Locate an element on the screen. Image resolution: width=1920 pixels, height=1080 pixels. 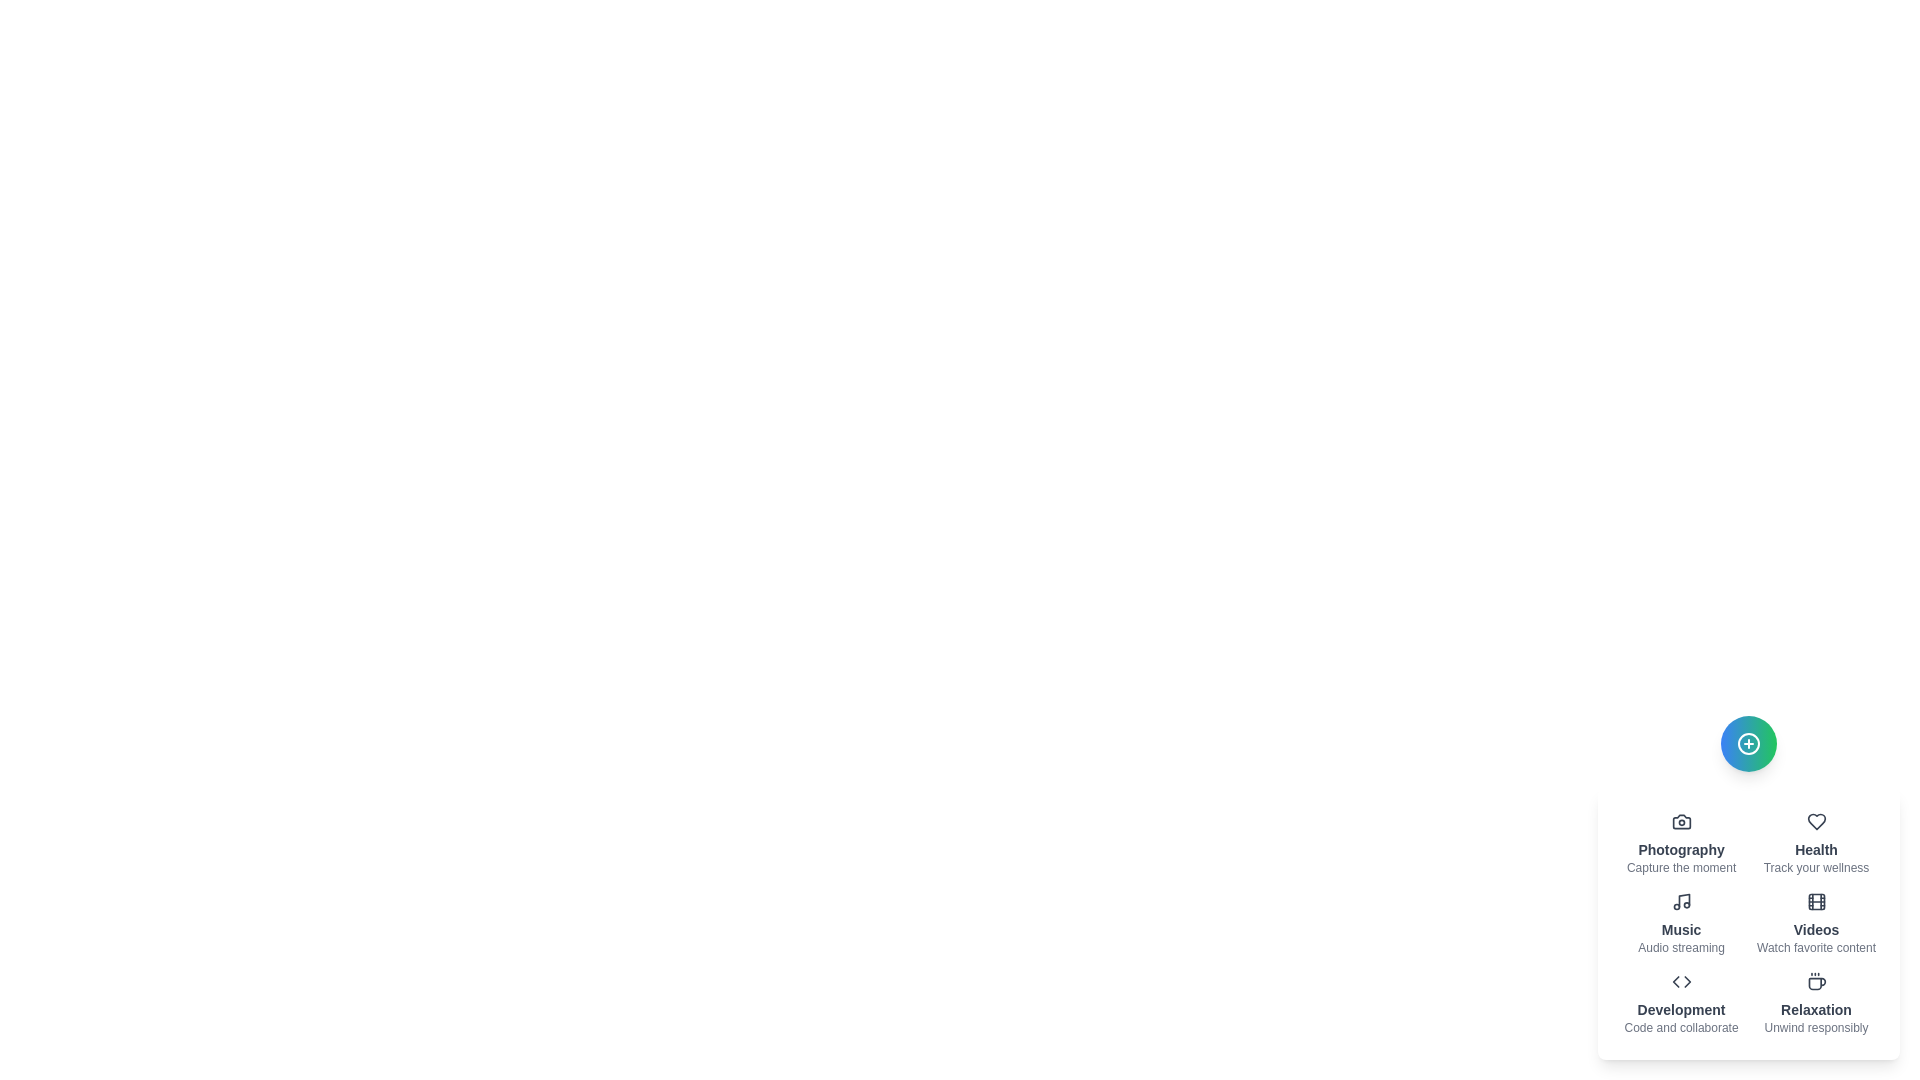
the item labeled 'Relaxation' to observe its hover effect is located at coordinates (1816, 1003).